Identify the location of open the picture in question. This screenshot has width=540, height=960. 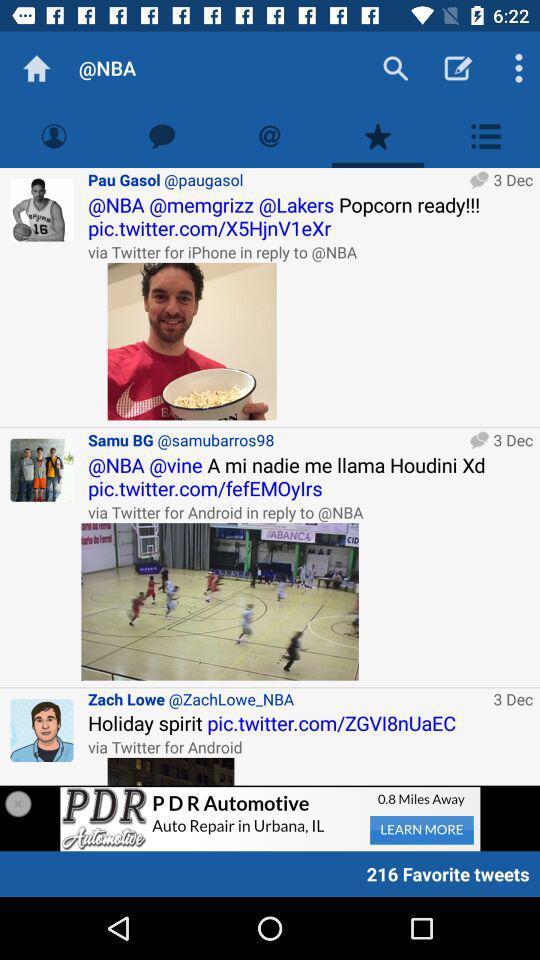
(192, 341).